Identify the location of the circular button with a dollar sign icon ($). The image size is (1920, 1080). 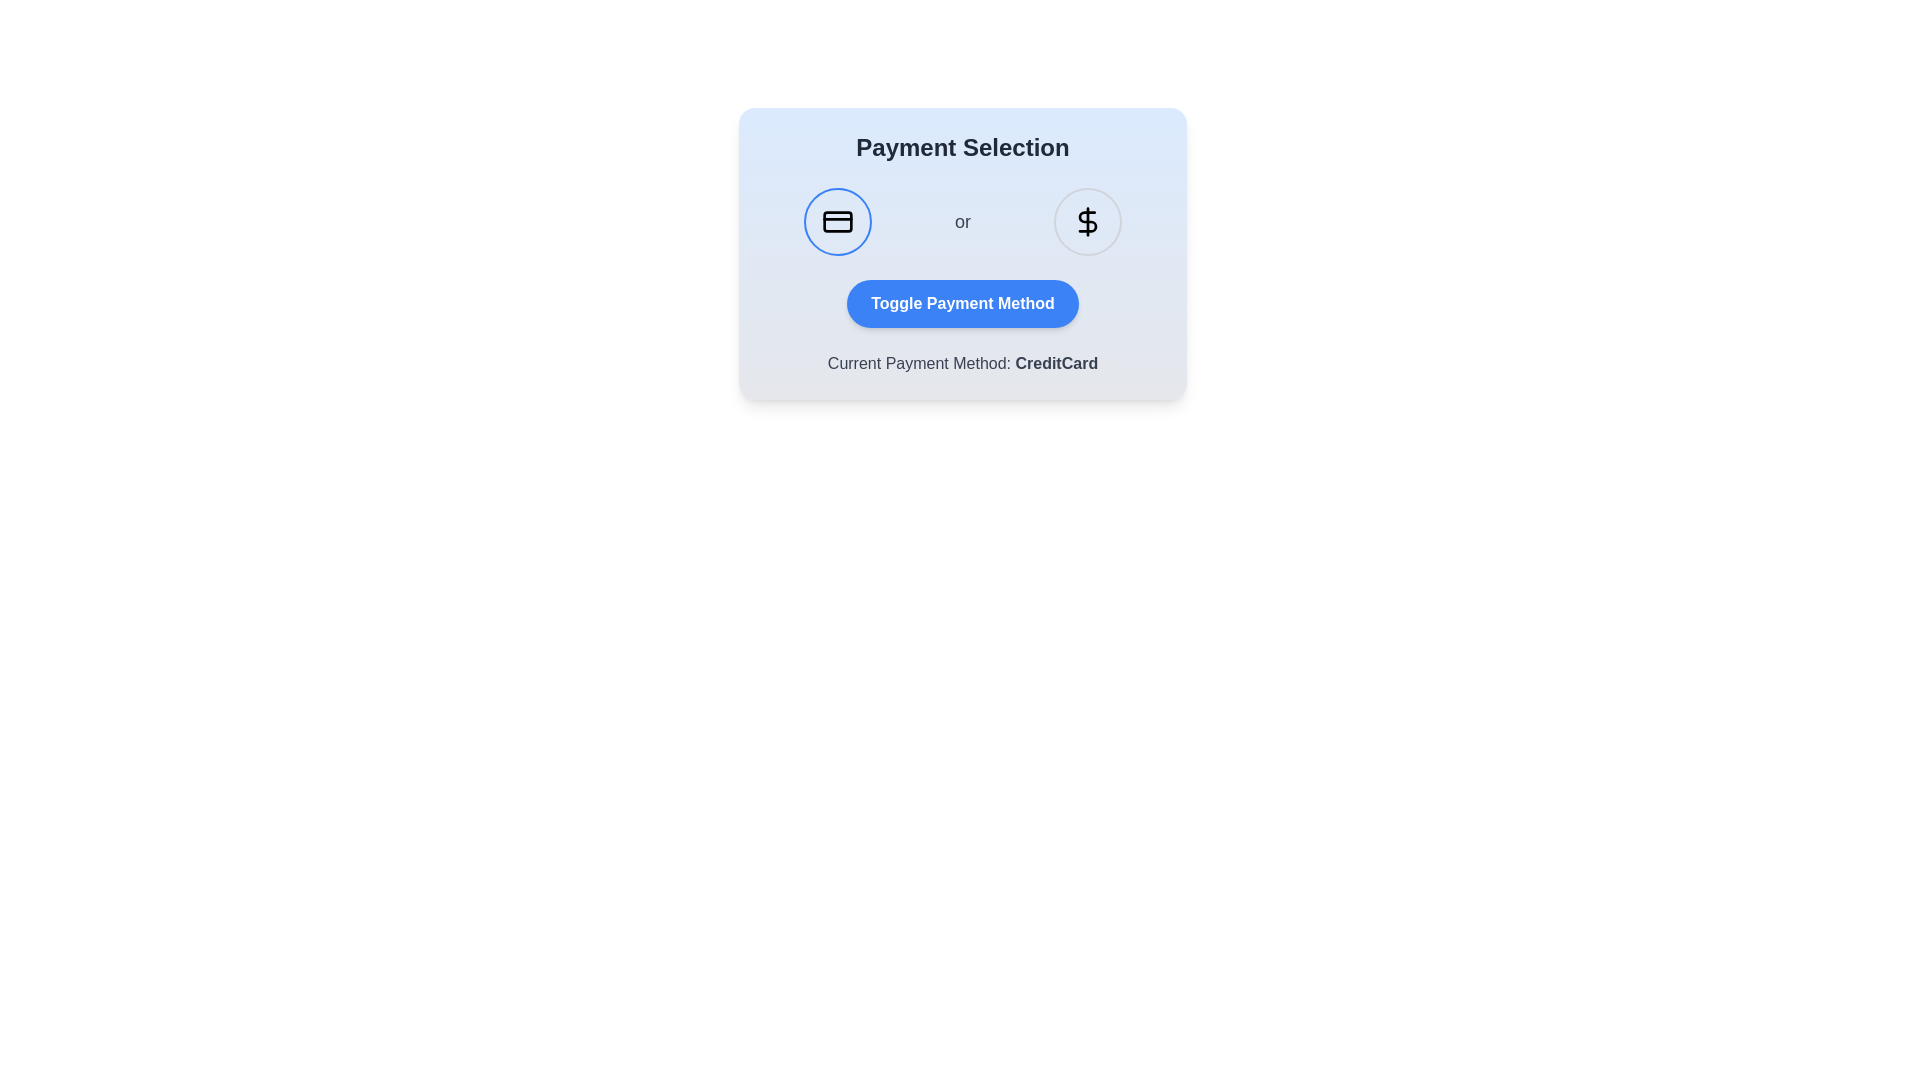
(1086, 222).